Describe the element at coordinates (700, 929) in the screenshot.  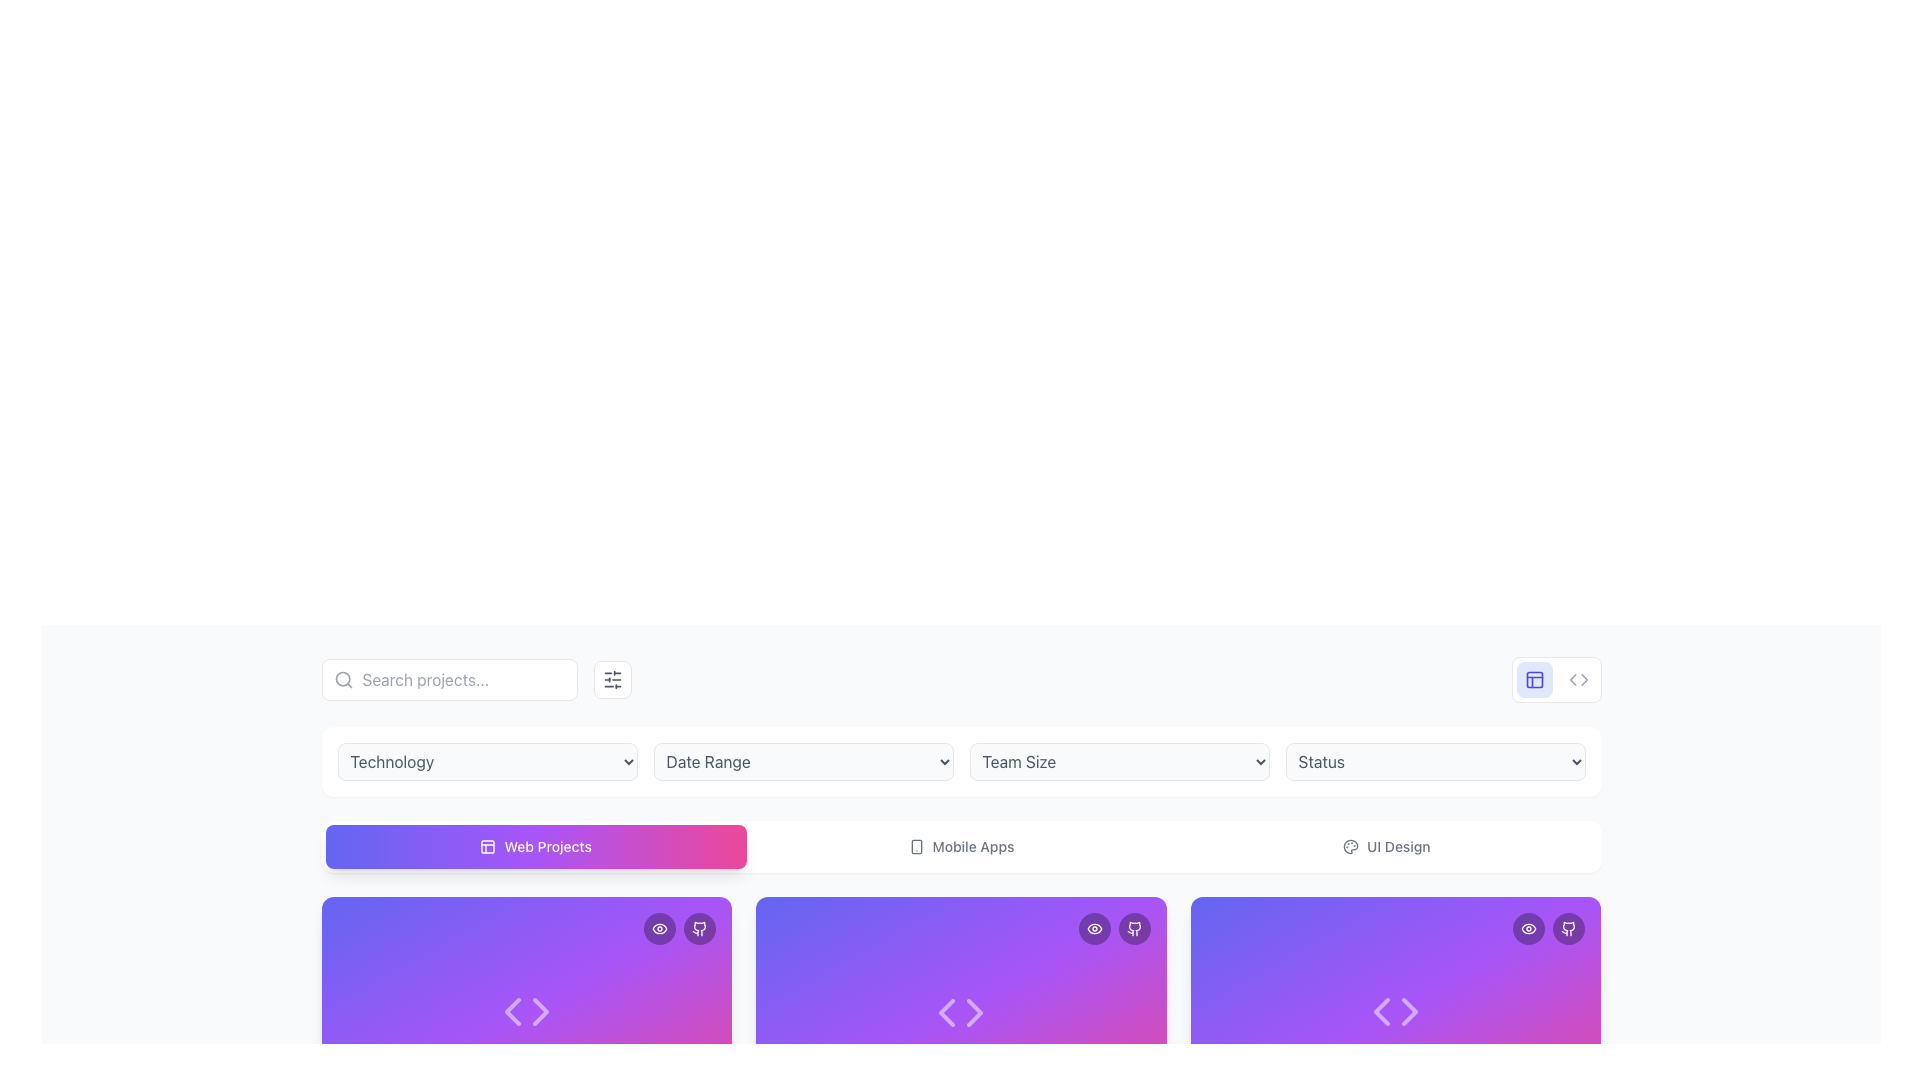
I see `the GitHub shortcut icon located at the top-right corner of the highlighted card` at that location.